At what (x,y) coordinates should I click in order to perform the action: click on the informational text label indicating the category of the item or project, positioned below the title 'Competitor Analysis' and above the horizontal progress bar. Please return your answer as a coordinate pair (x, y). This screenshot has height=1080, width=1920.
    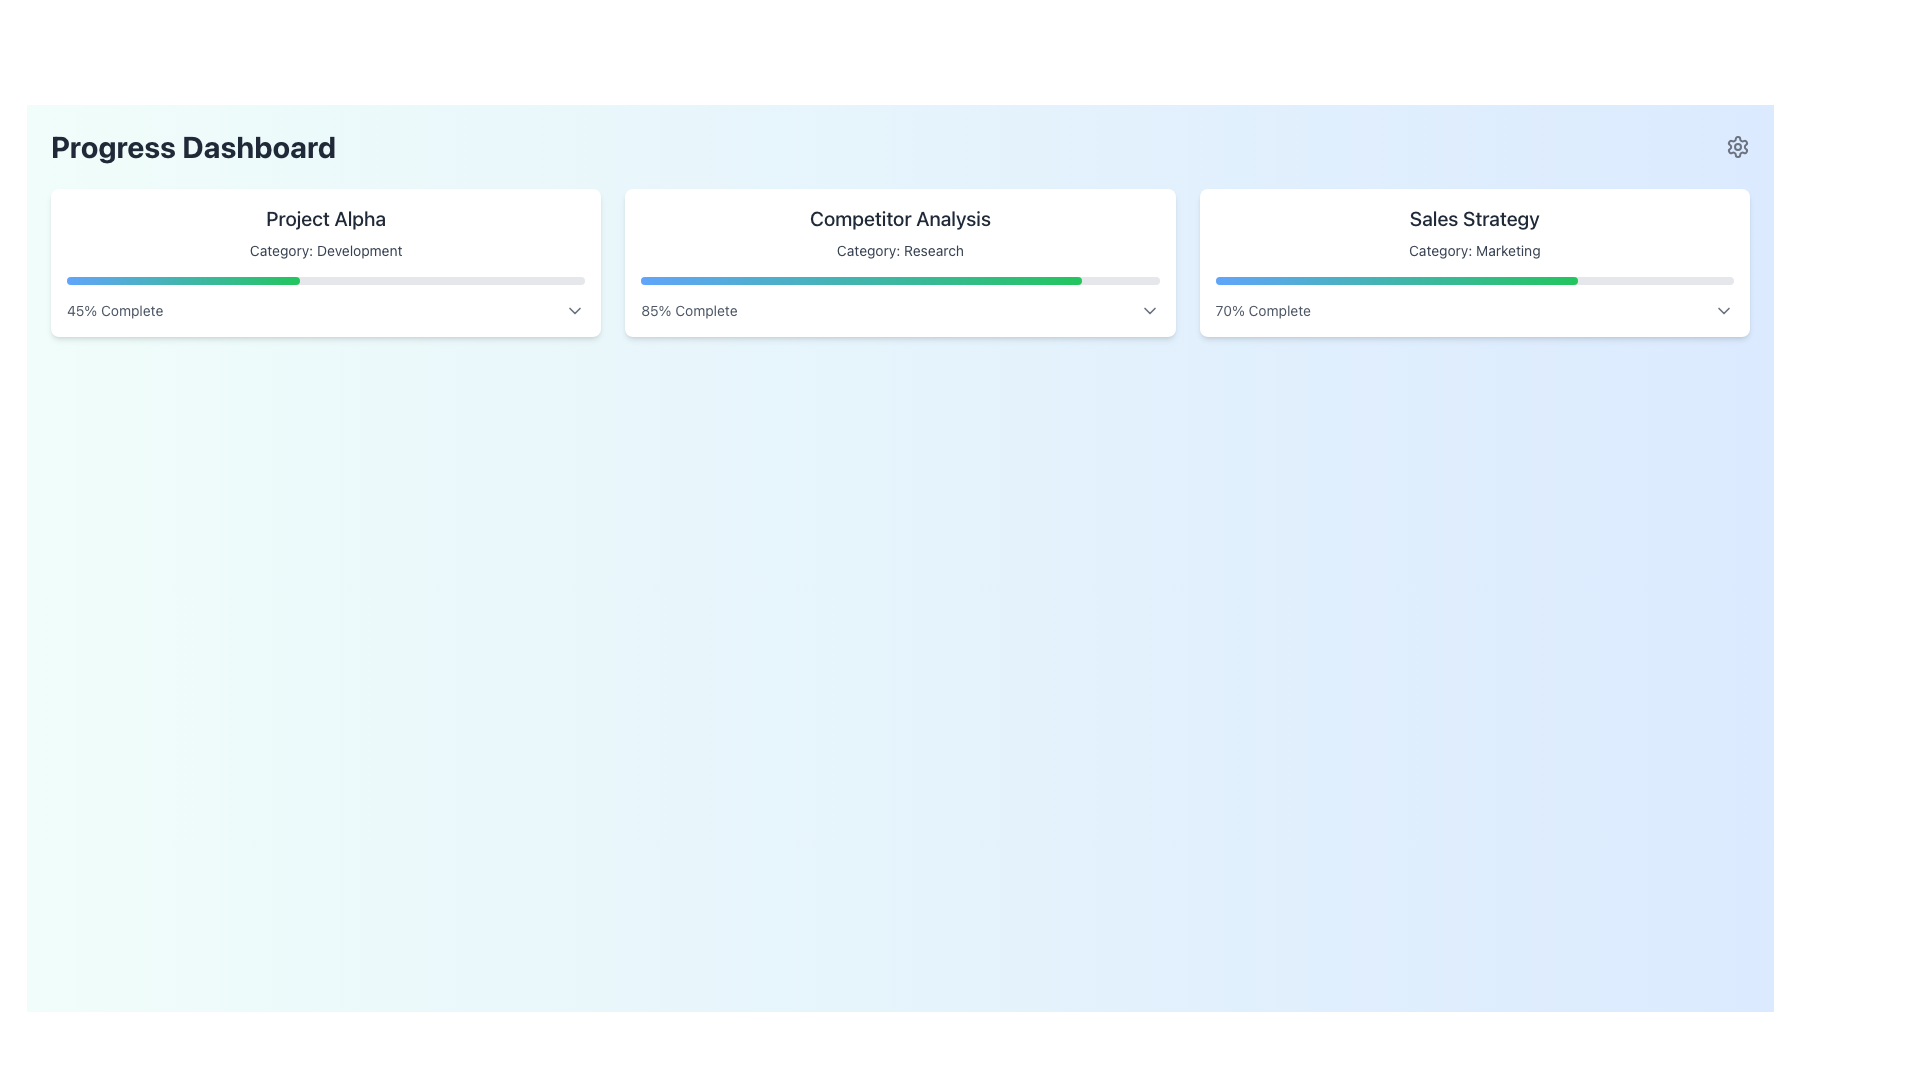
    Looking at the image, I should click on (899, 249).